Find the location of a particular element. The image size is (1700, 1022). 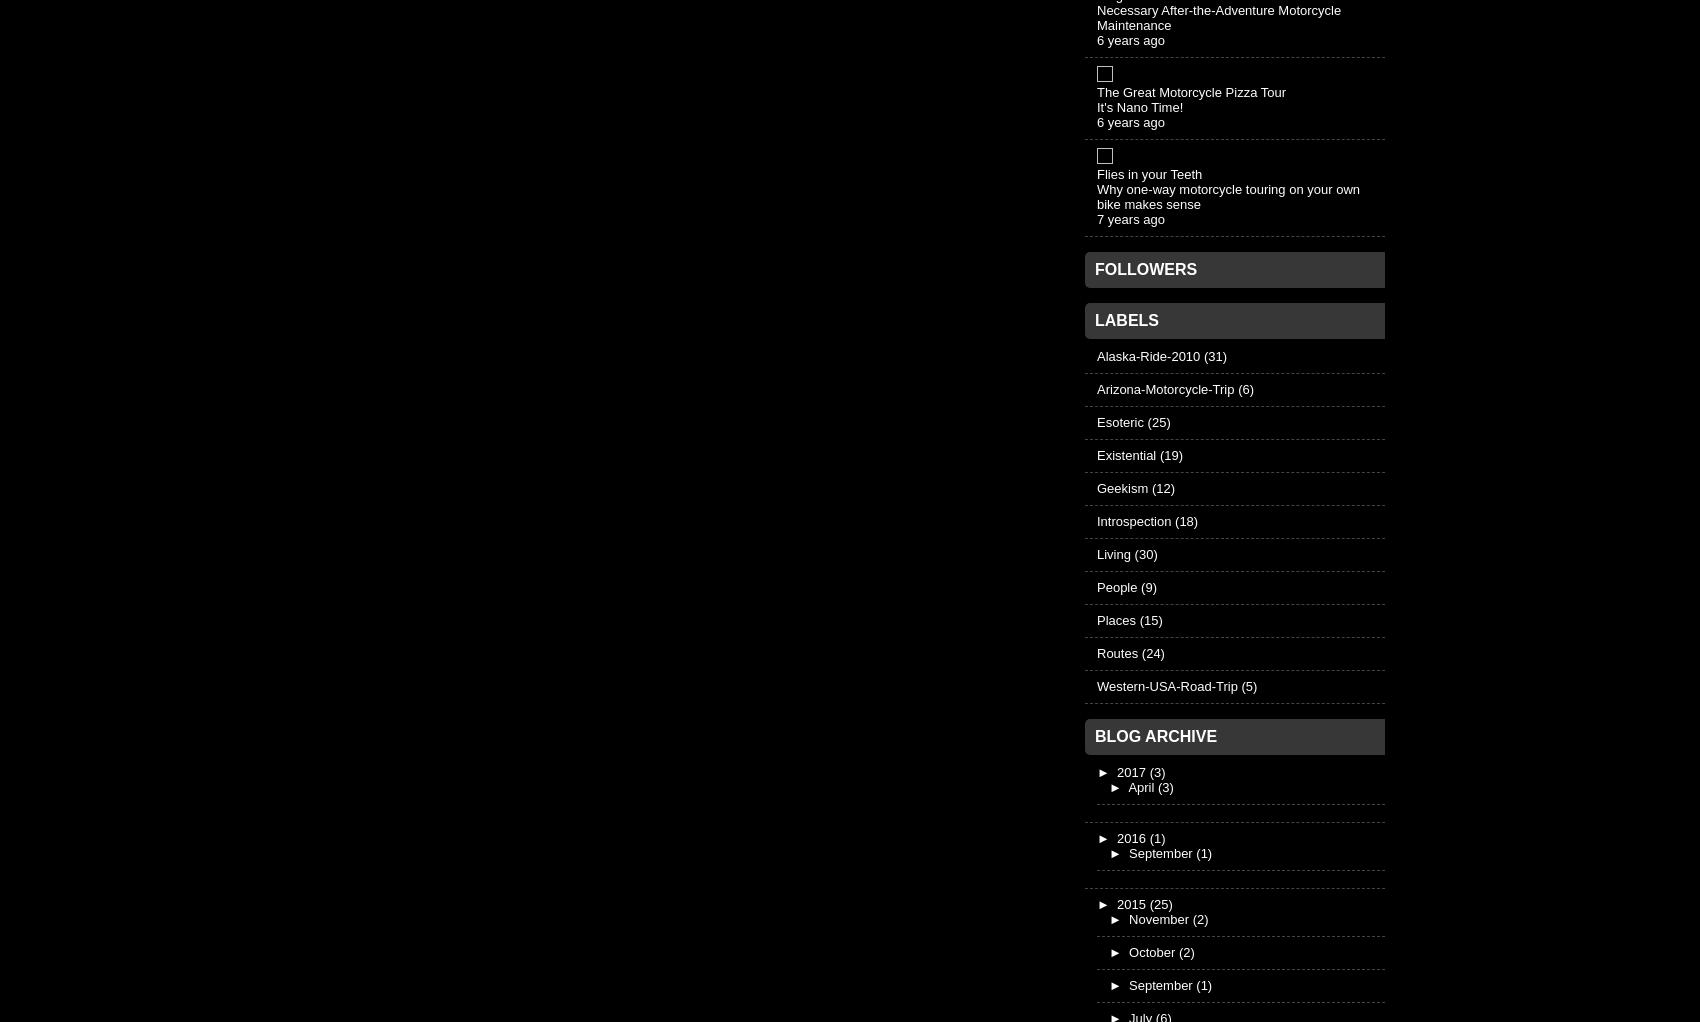

'(24)' is located at coordinates (1141, 652).